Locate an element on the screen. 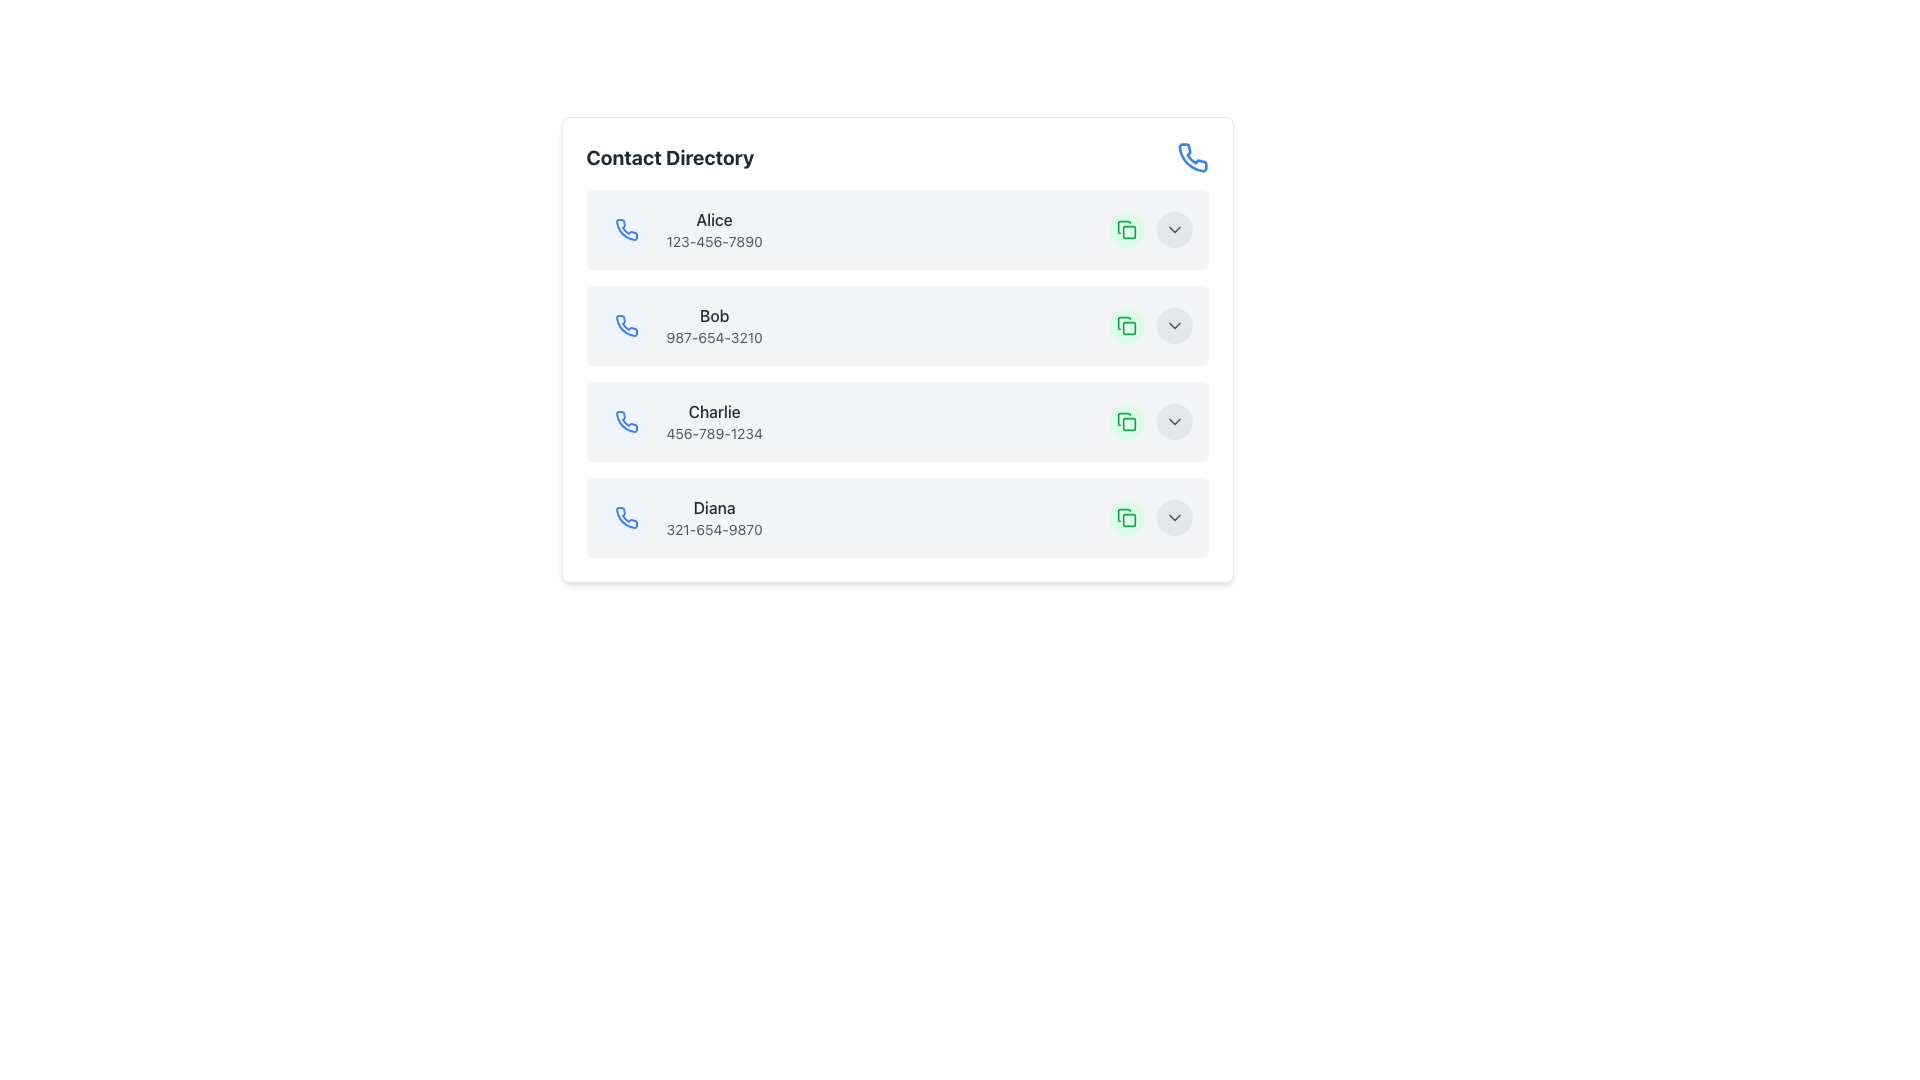 Image resolution: width=1920 pixels, height=1080 pixels. the Chevron Down icon located at the top-right corner of Alice's contact entry in the Contact Directory is located at coordinates (1174, 229).